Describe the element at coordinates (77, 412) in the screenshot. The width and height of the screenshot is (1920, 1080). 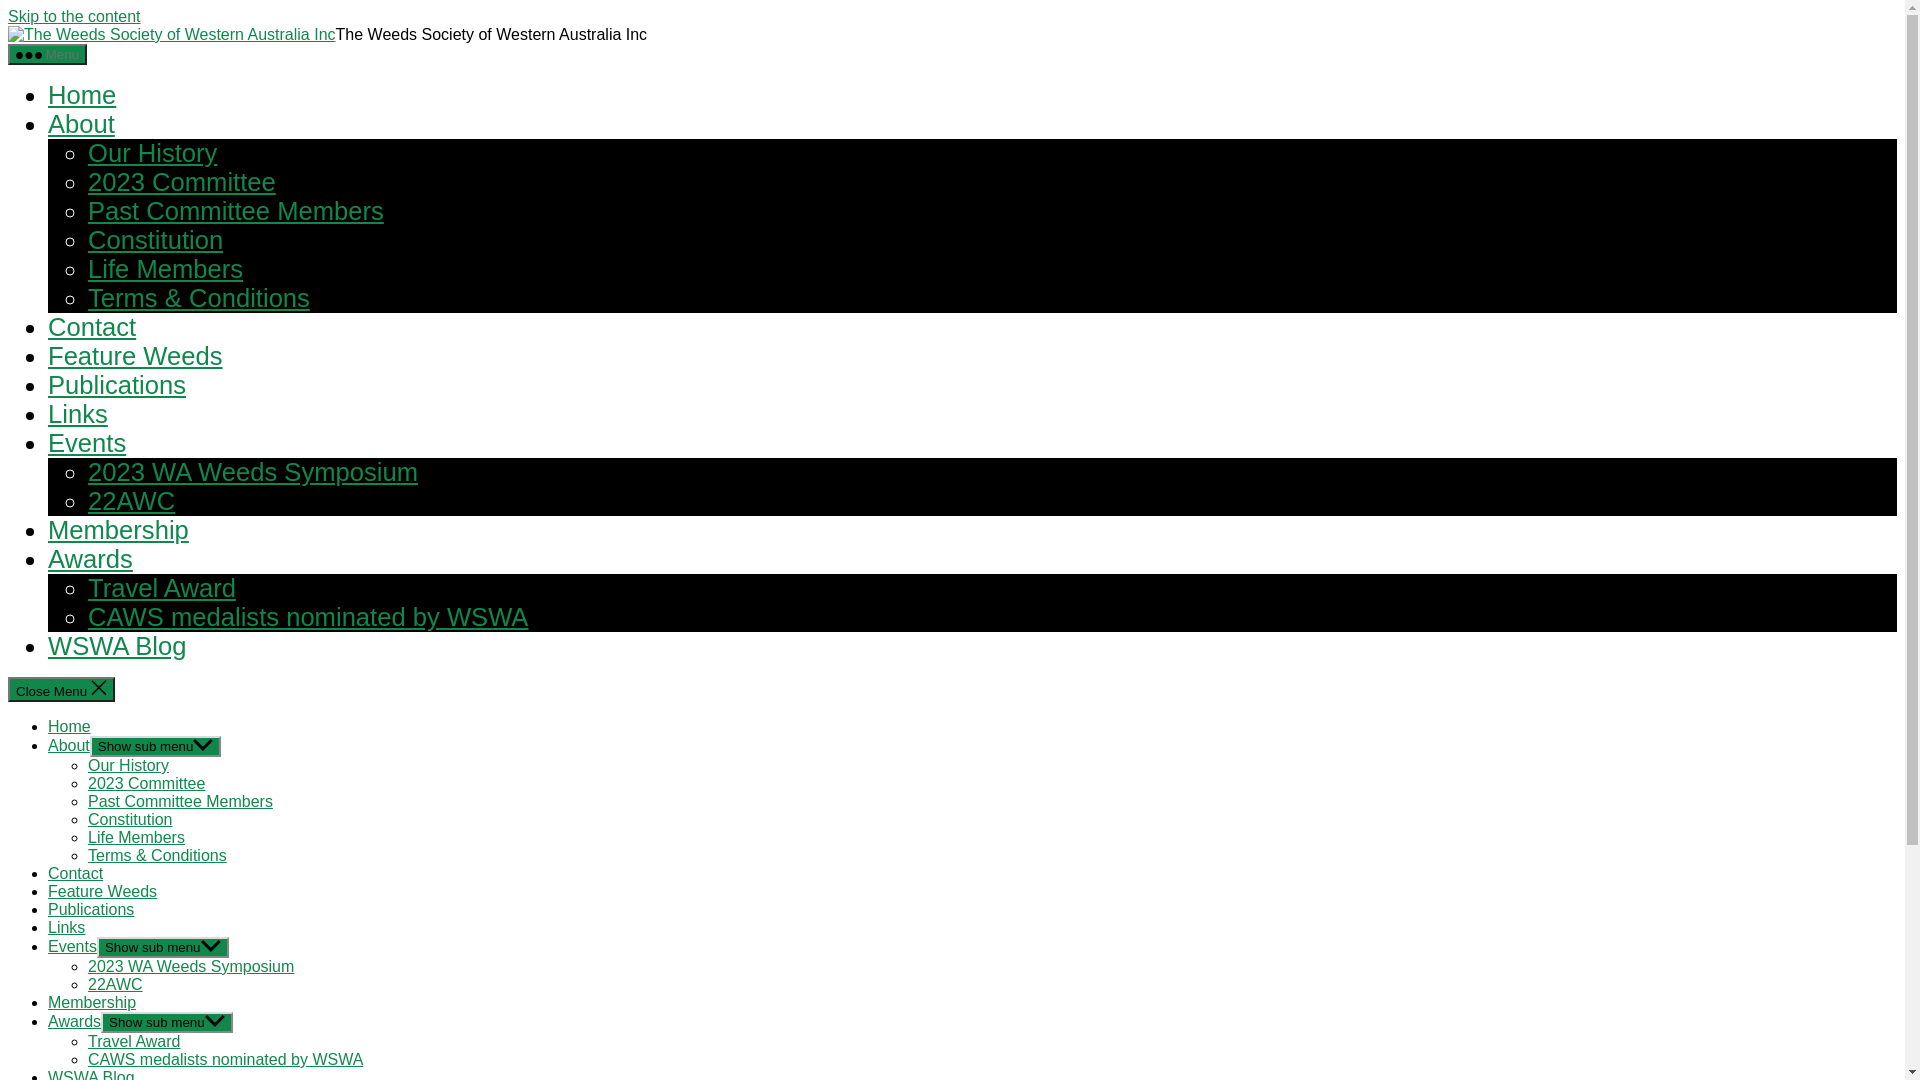
I see `'Links'` at that location.